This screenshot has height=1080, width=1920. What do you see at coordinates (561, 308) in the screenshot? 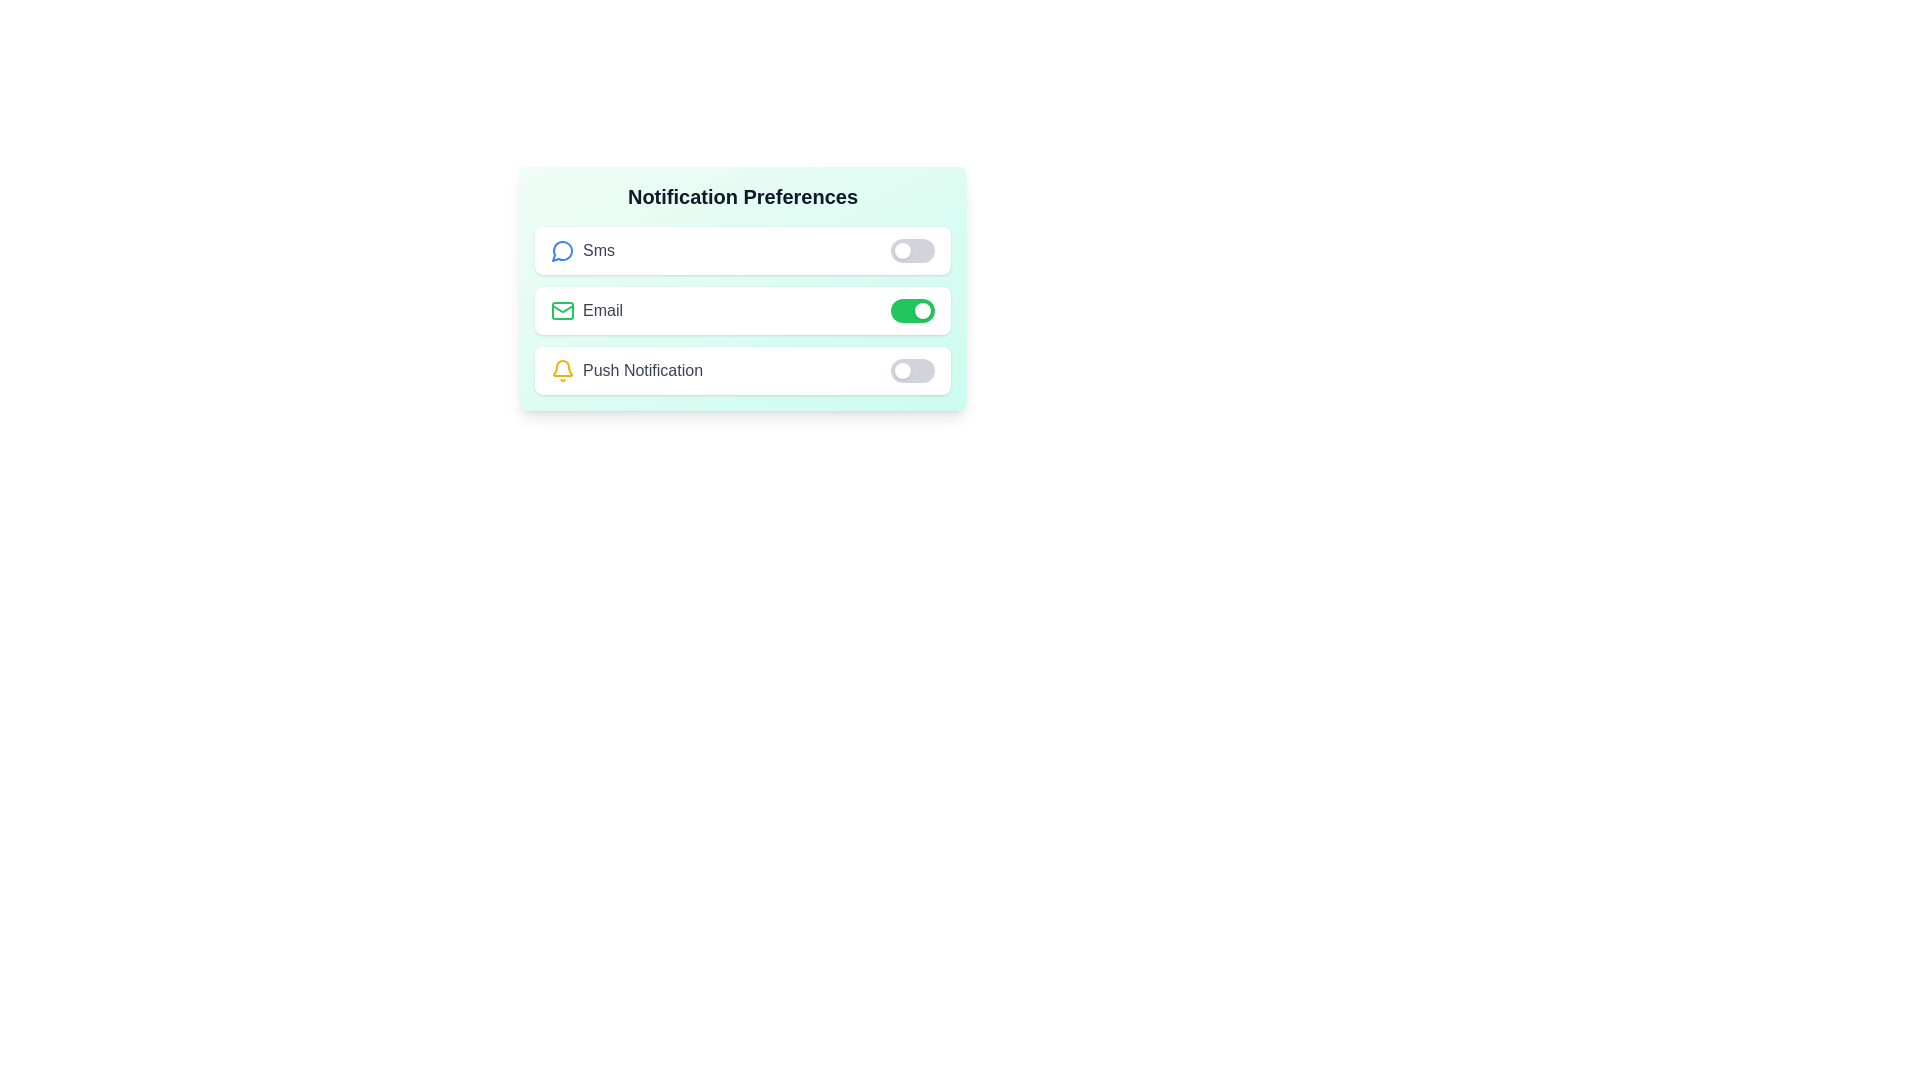
I see `the green mail-related icon in the 'Email' notification row, which resembles an envelope flap` at bounding box center [561, 308].